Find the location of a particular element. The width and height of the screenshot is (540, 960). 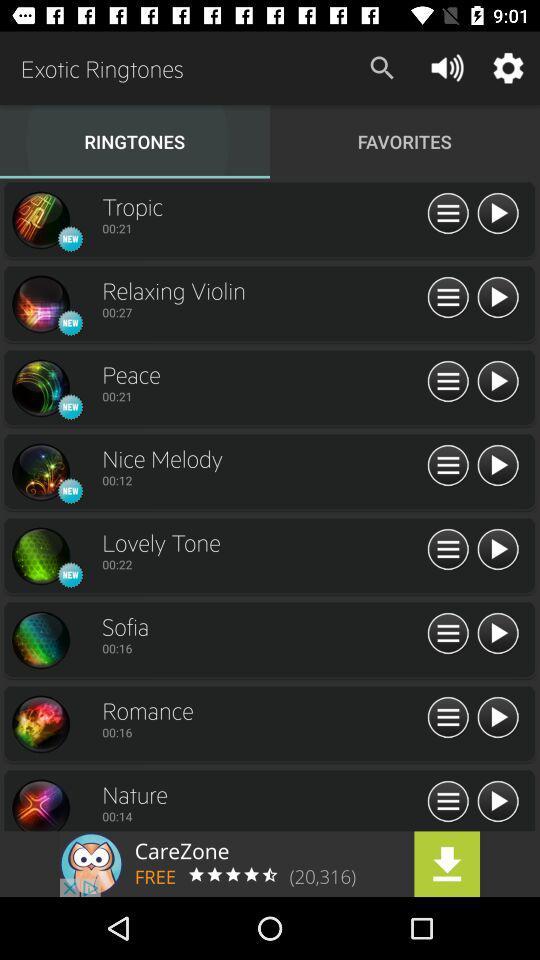

play is located at coordinates (496, 802).